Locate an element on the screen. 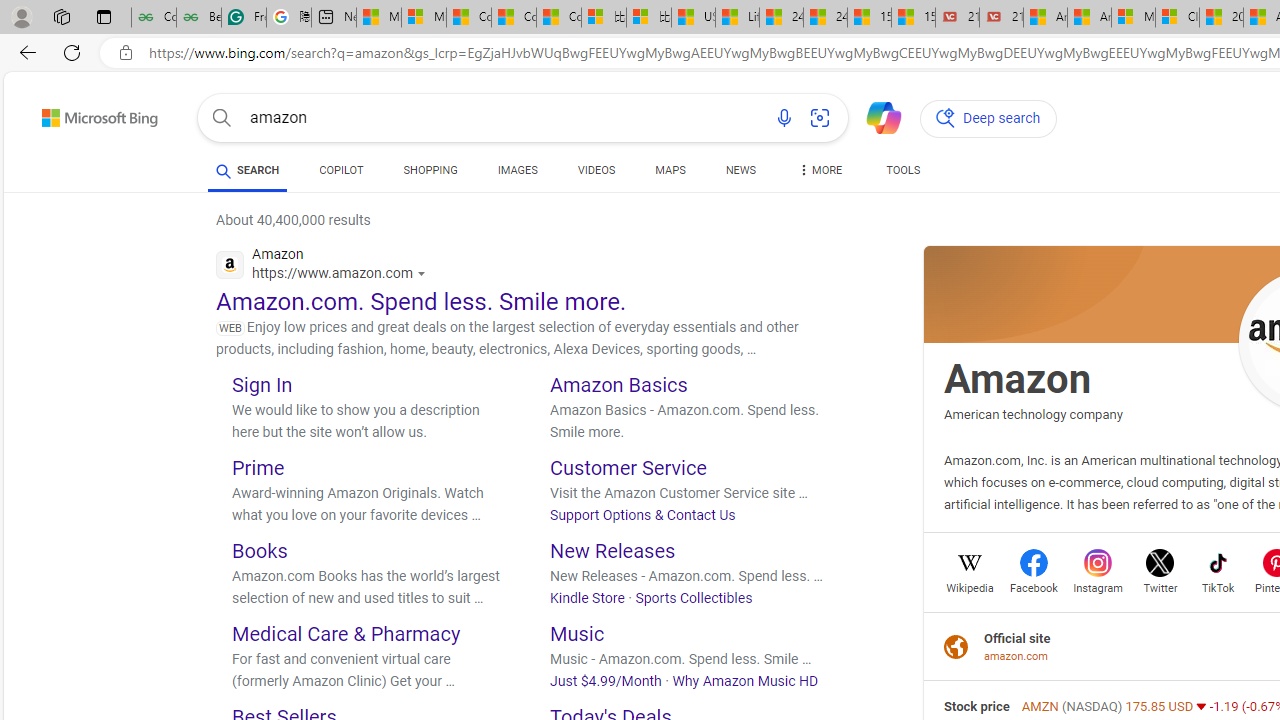 The width and height of the screenshot is (1280, 720). 'Instagram' is located at coordinates (1097, 585).